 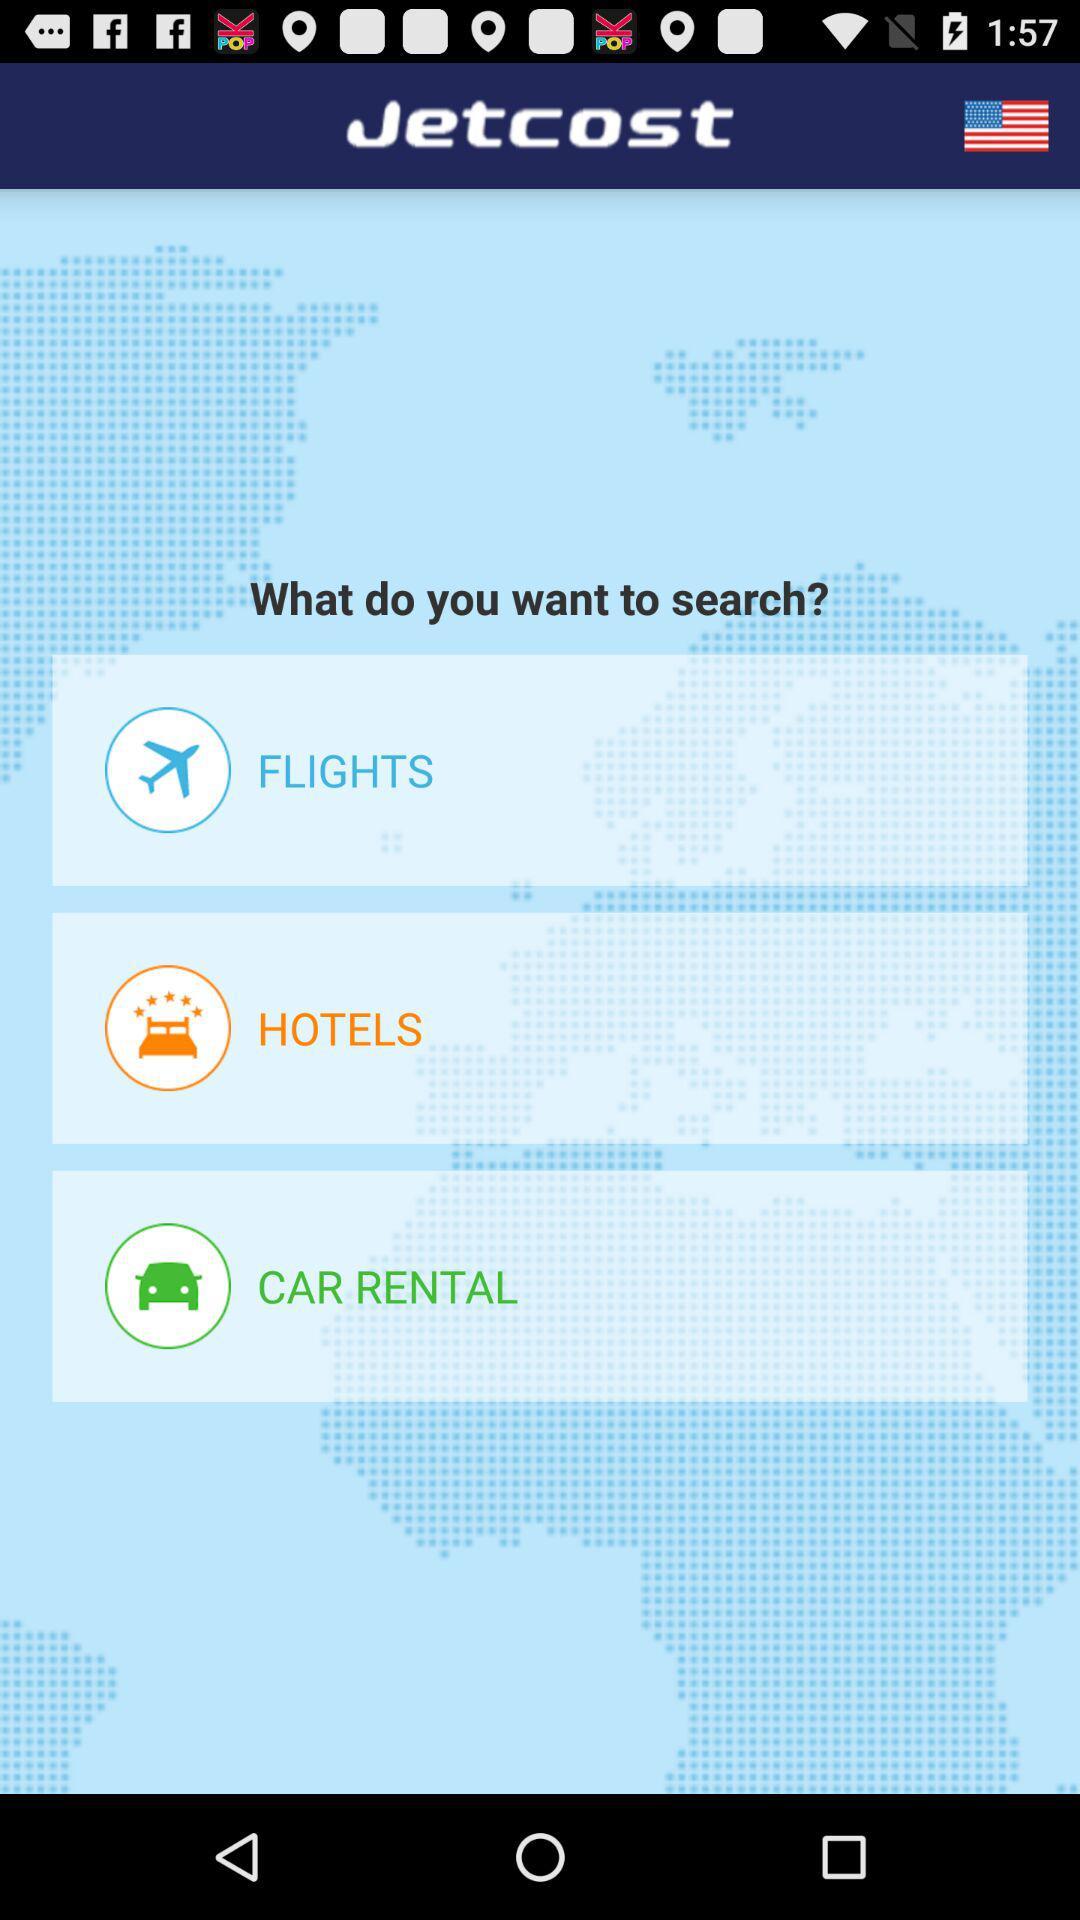 I want to click on change country, so click(x=1006, y=124).